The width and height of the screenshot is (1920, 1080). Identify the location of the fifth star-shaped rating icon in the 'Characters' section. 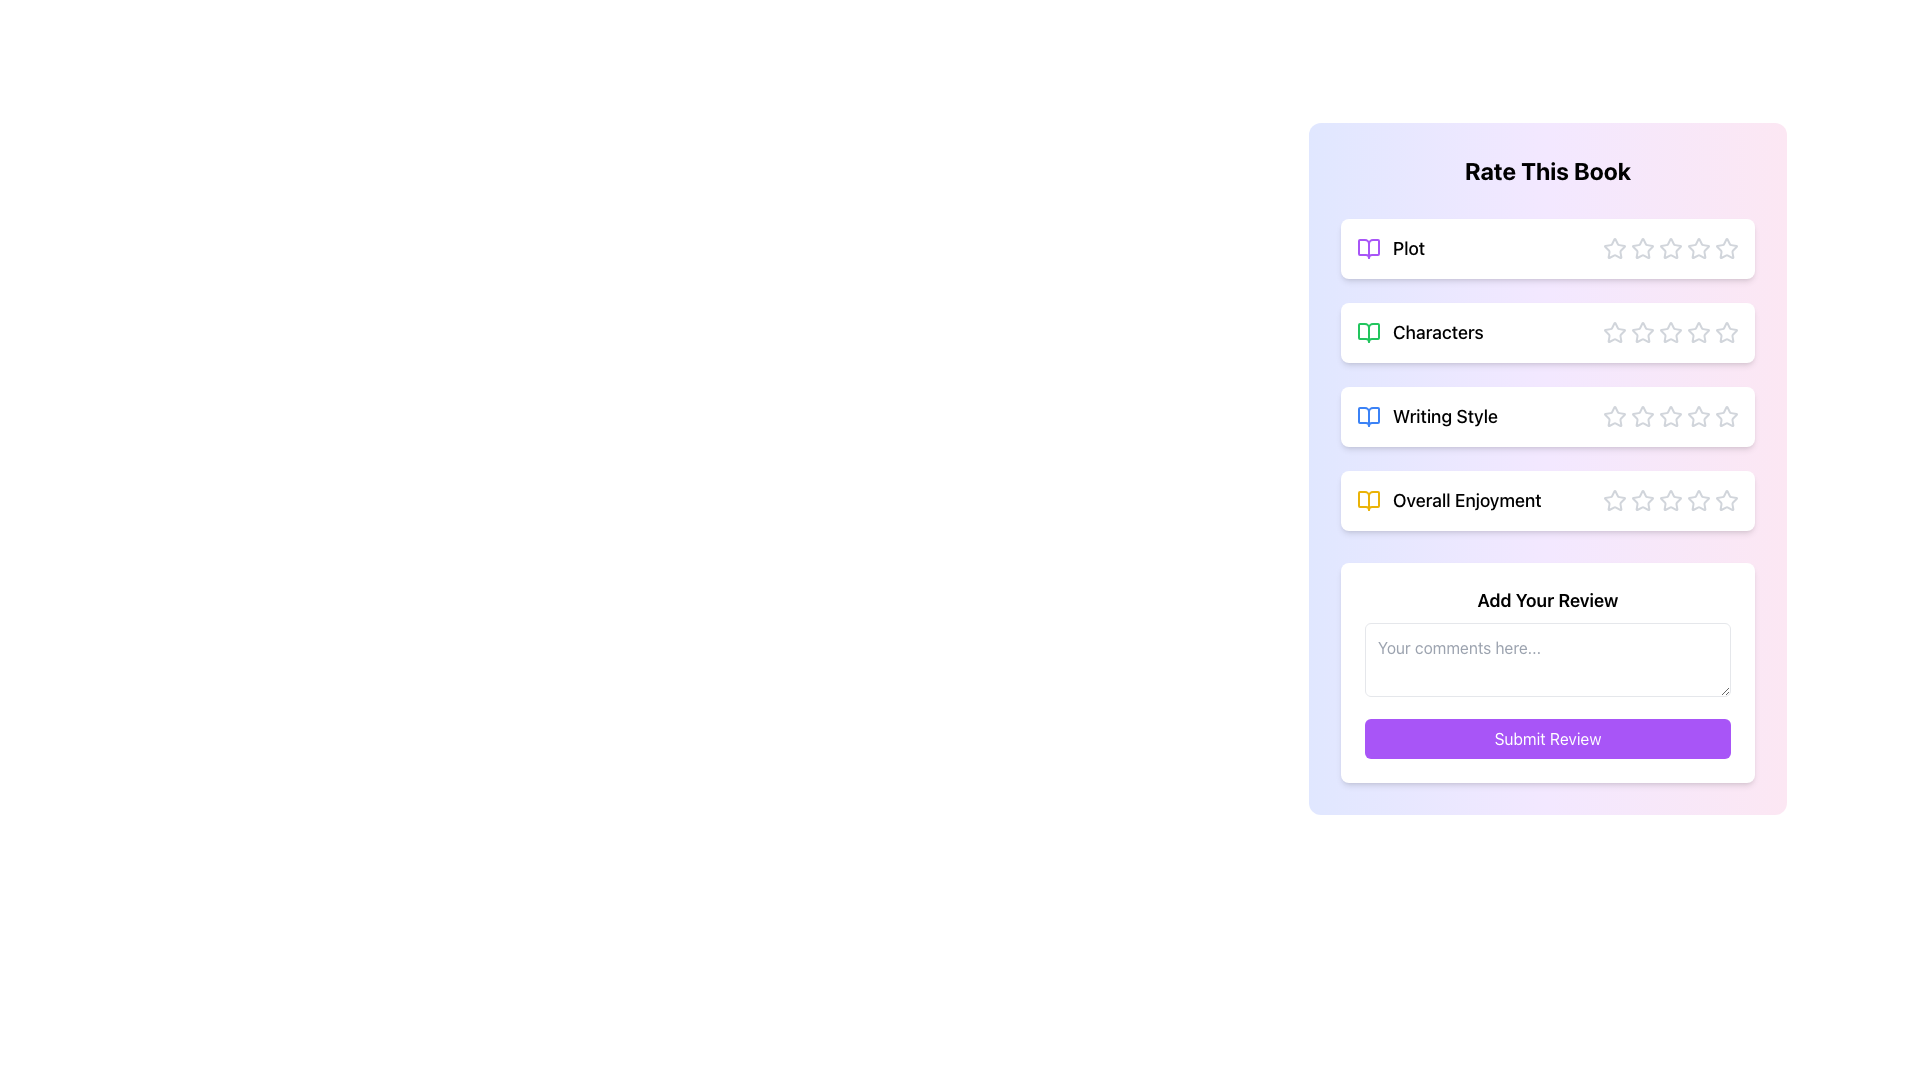
(1698, 331).